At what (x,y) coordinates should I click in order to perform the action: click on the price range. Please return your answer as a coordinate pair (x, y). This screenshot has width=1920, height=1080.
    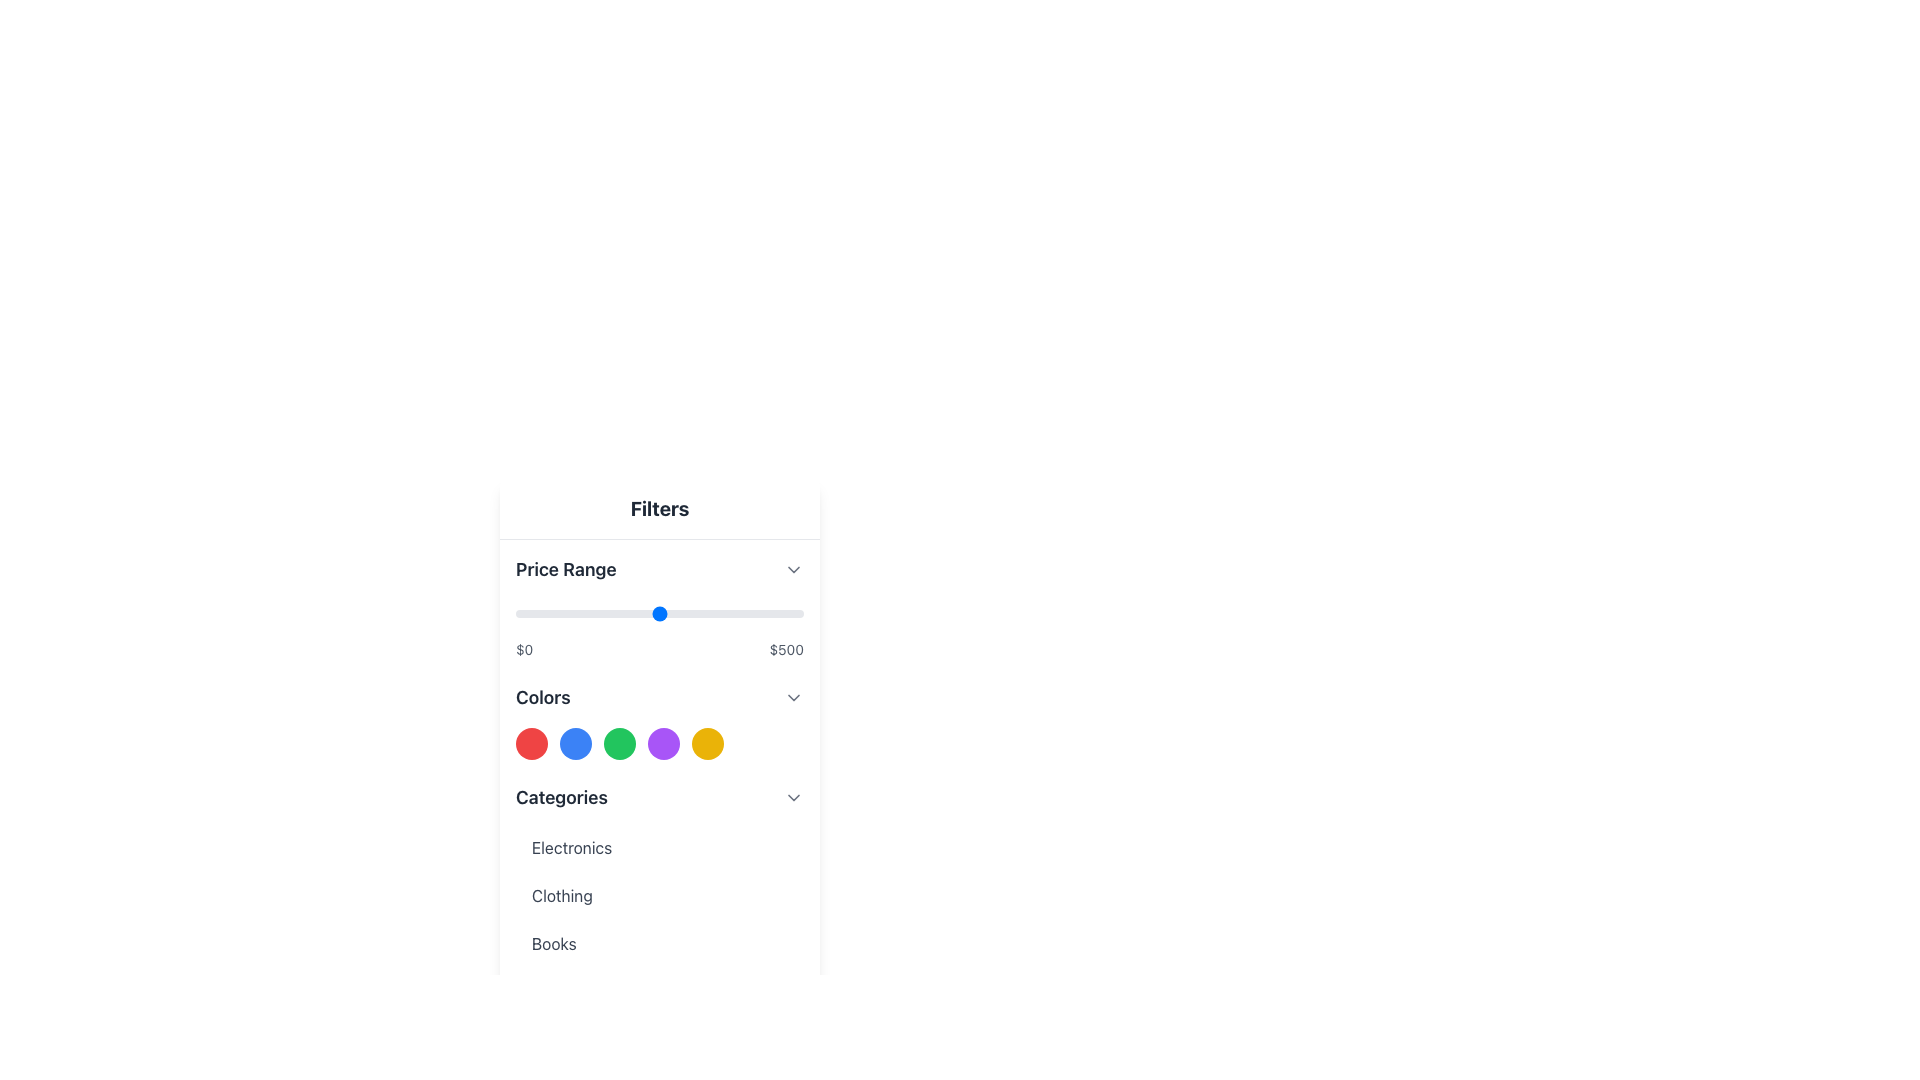
    Looking at the image, I should click on (688, 612).